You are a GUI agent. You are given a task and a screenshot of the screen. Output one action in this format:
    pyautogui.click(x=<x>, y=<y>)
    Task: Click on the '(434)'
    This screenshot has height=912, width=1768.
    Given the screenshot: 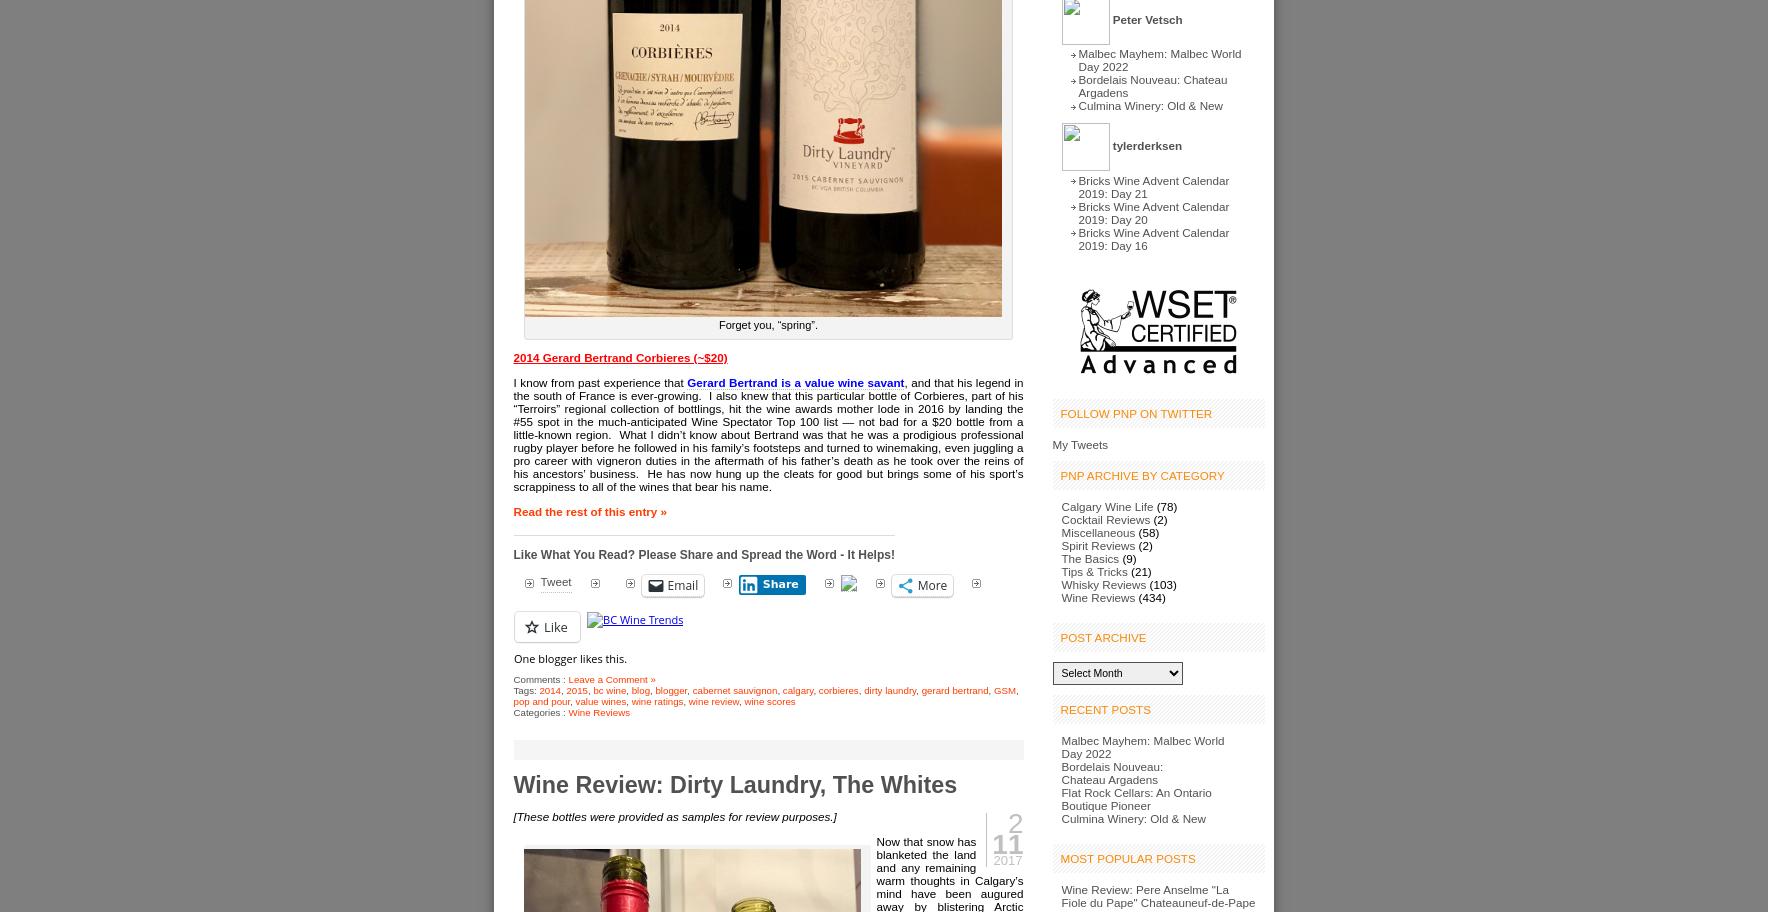 What is the action you would take?
    pyautogui.click(x=1150, y=596)
    